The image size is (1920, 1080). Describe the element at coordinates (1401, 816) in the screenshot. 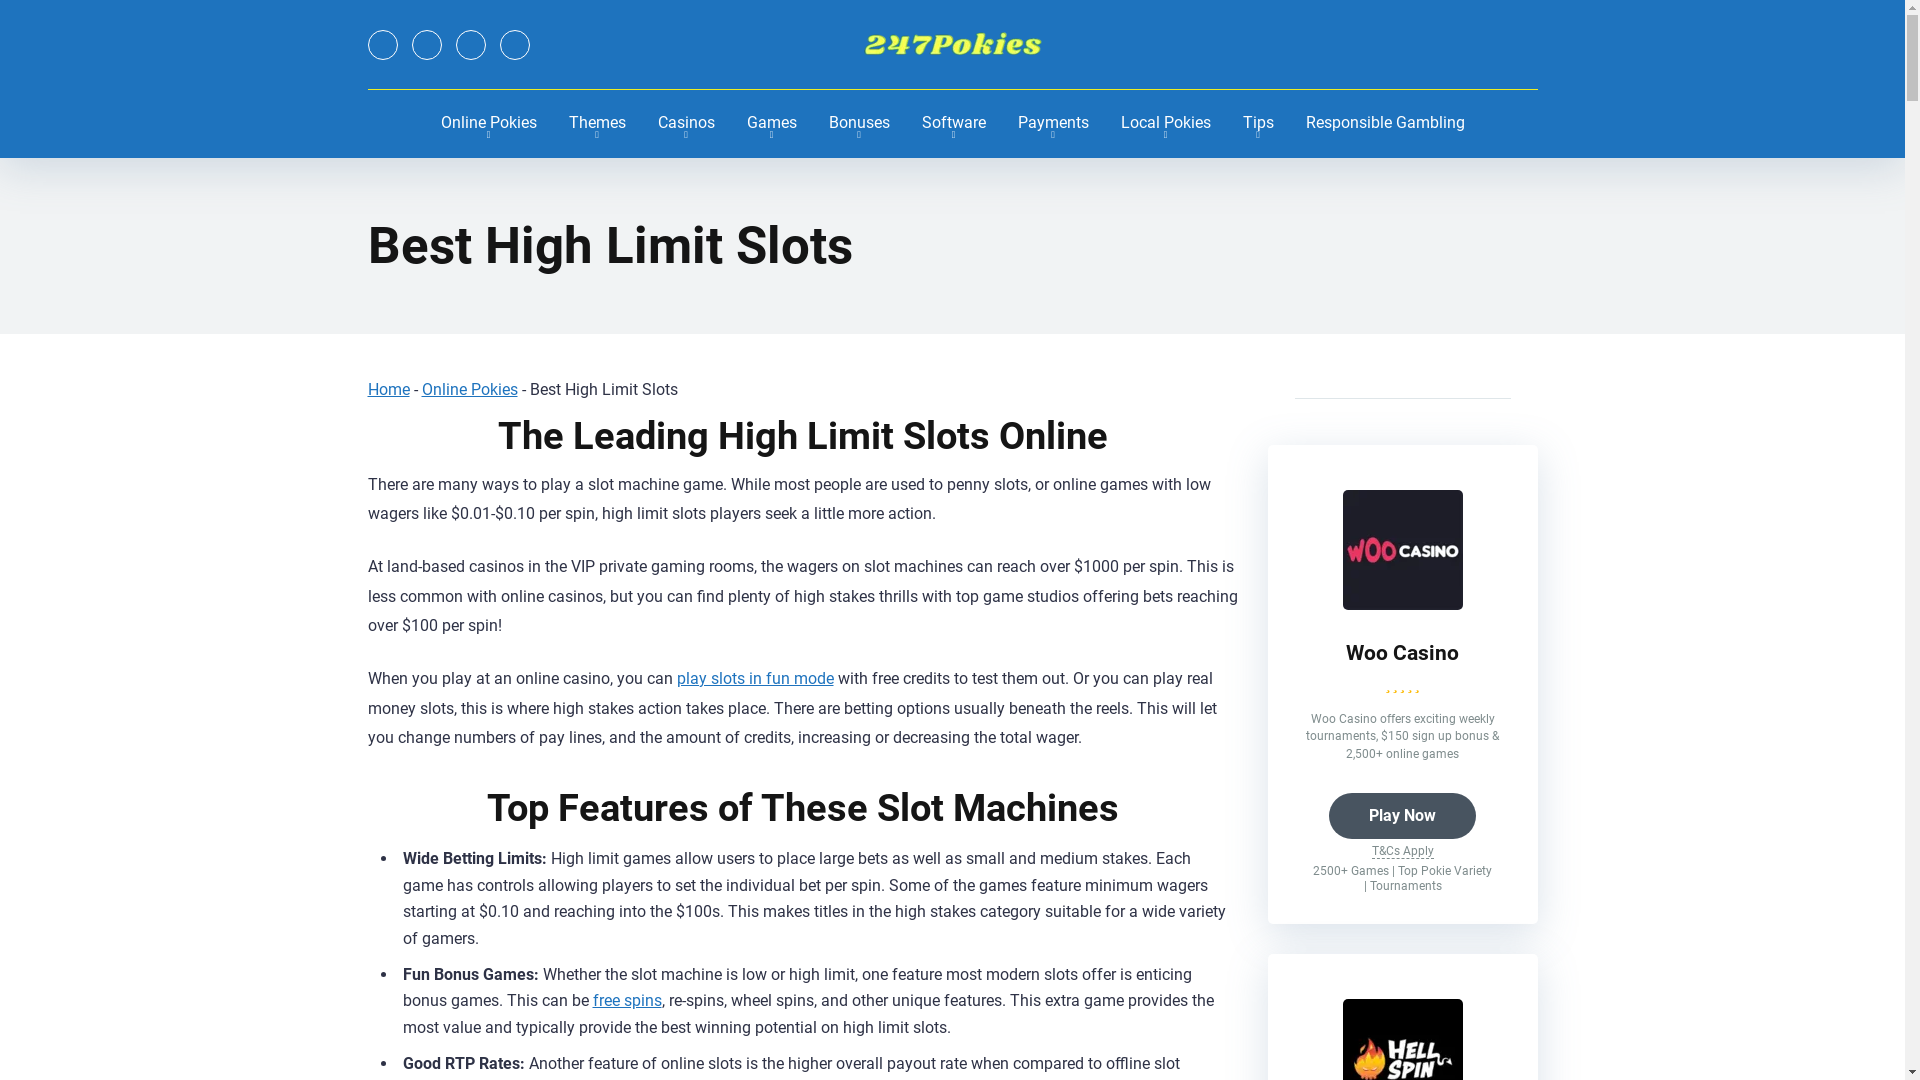

I see `'Play Now'` at that location.